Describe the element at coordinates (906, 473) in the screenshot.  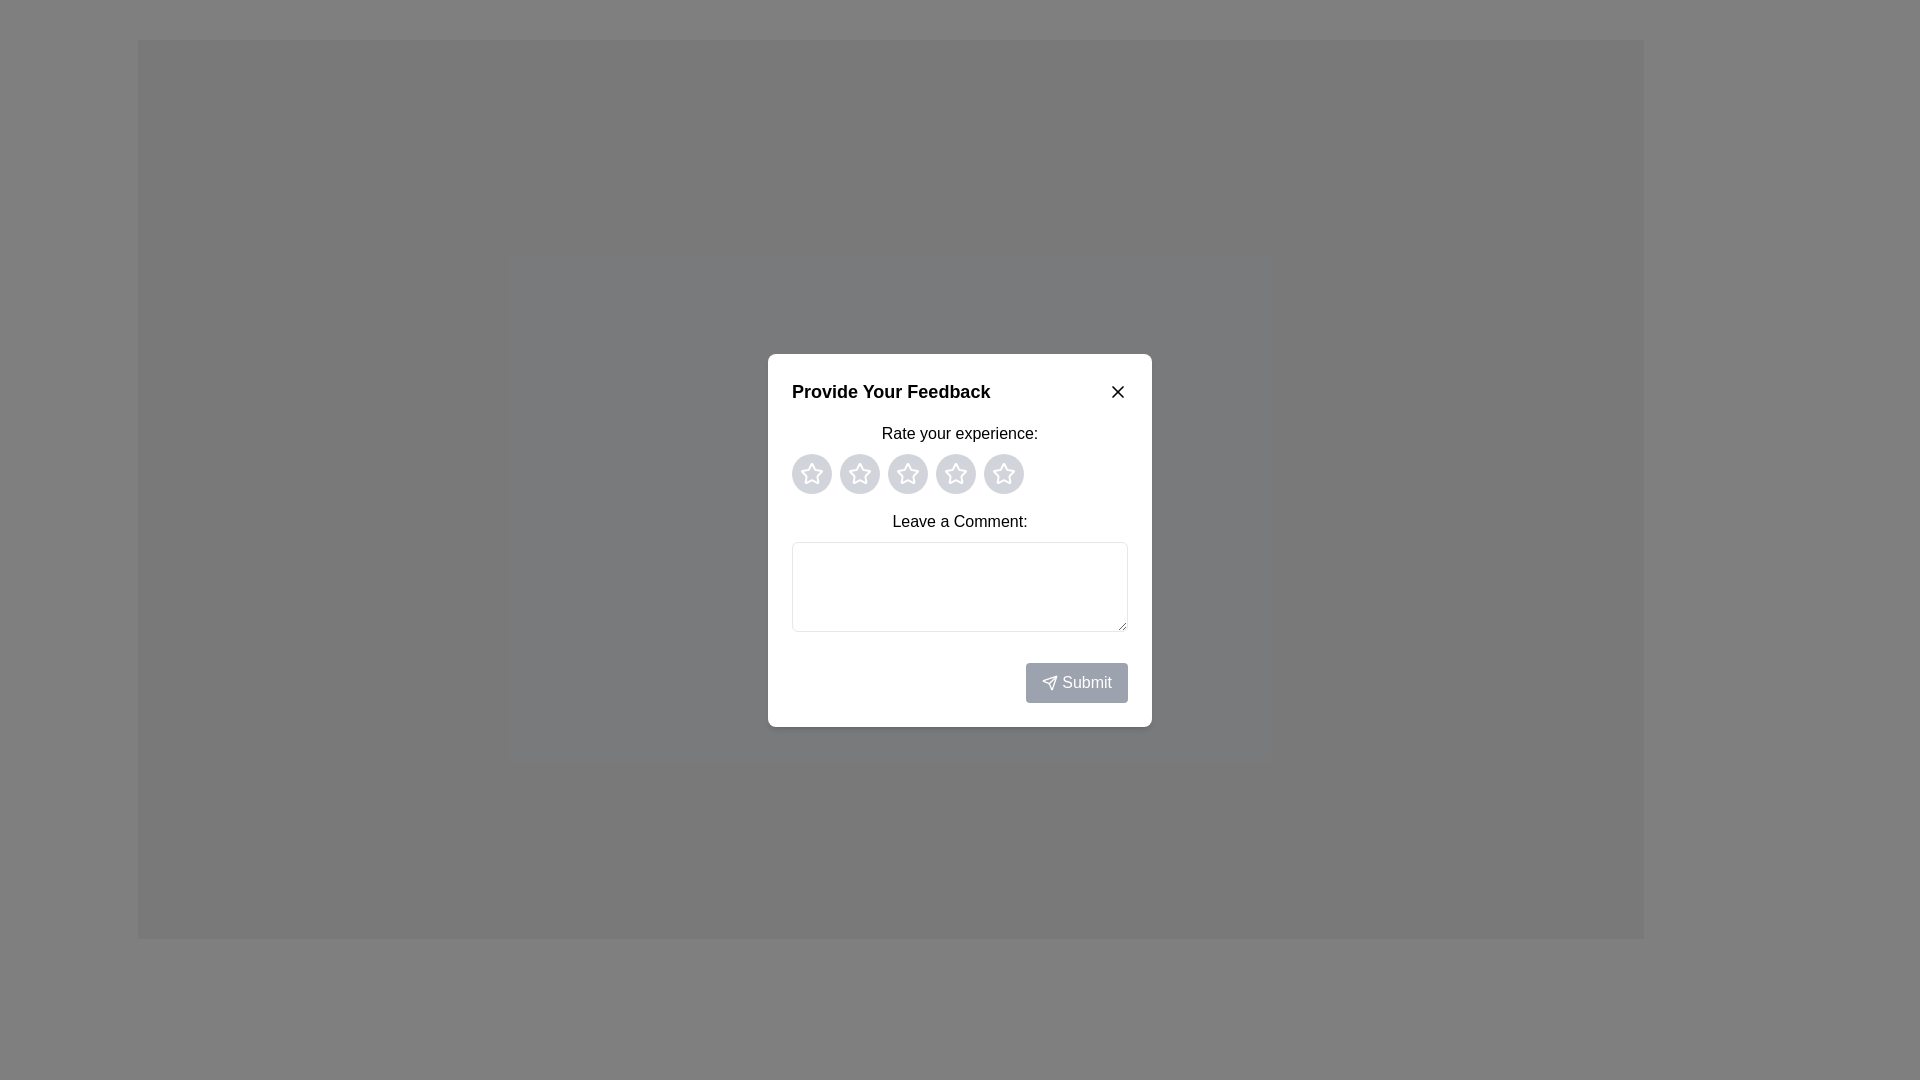
I see `the second star icon to rate the experience in the feedback dialog box` at that location.